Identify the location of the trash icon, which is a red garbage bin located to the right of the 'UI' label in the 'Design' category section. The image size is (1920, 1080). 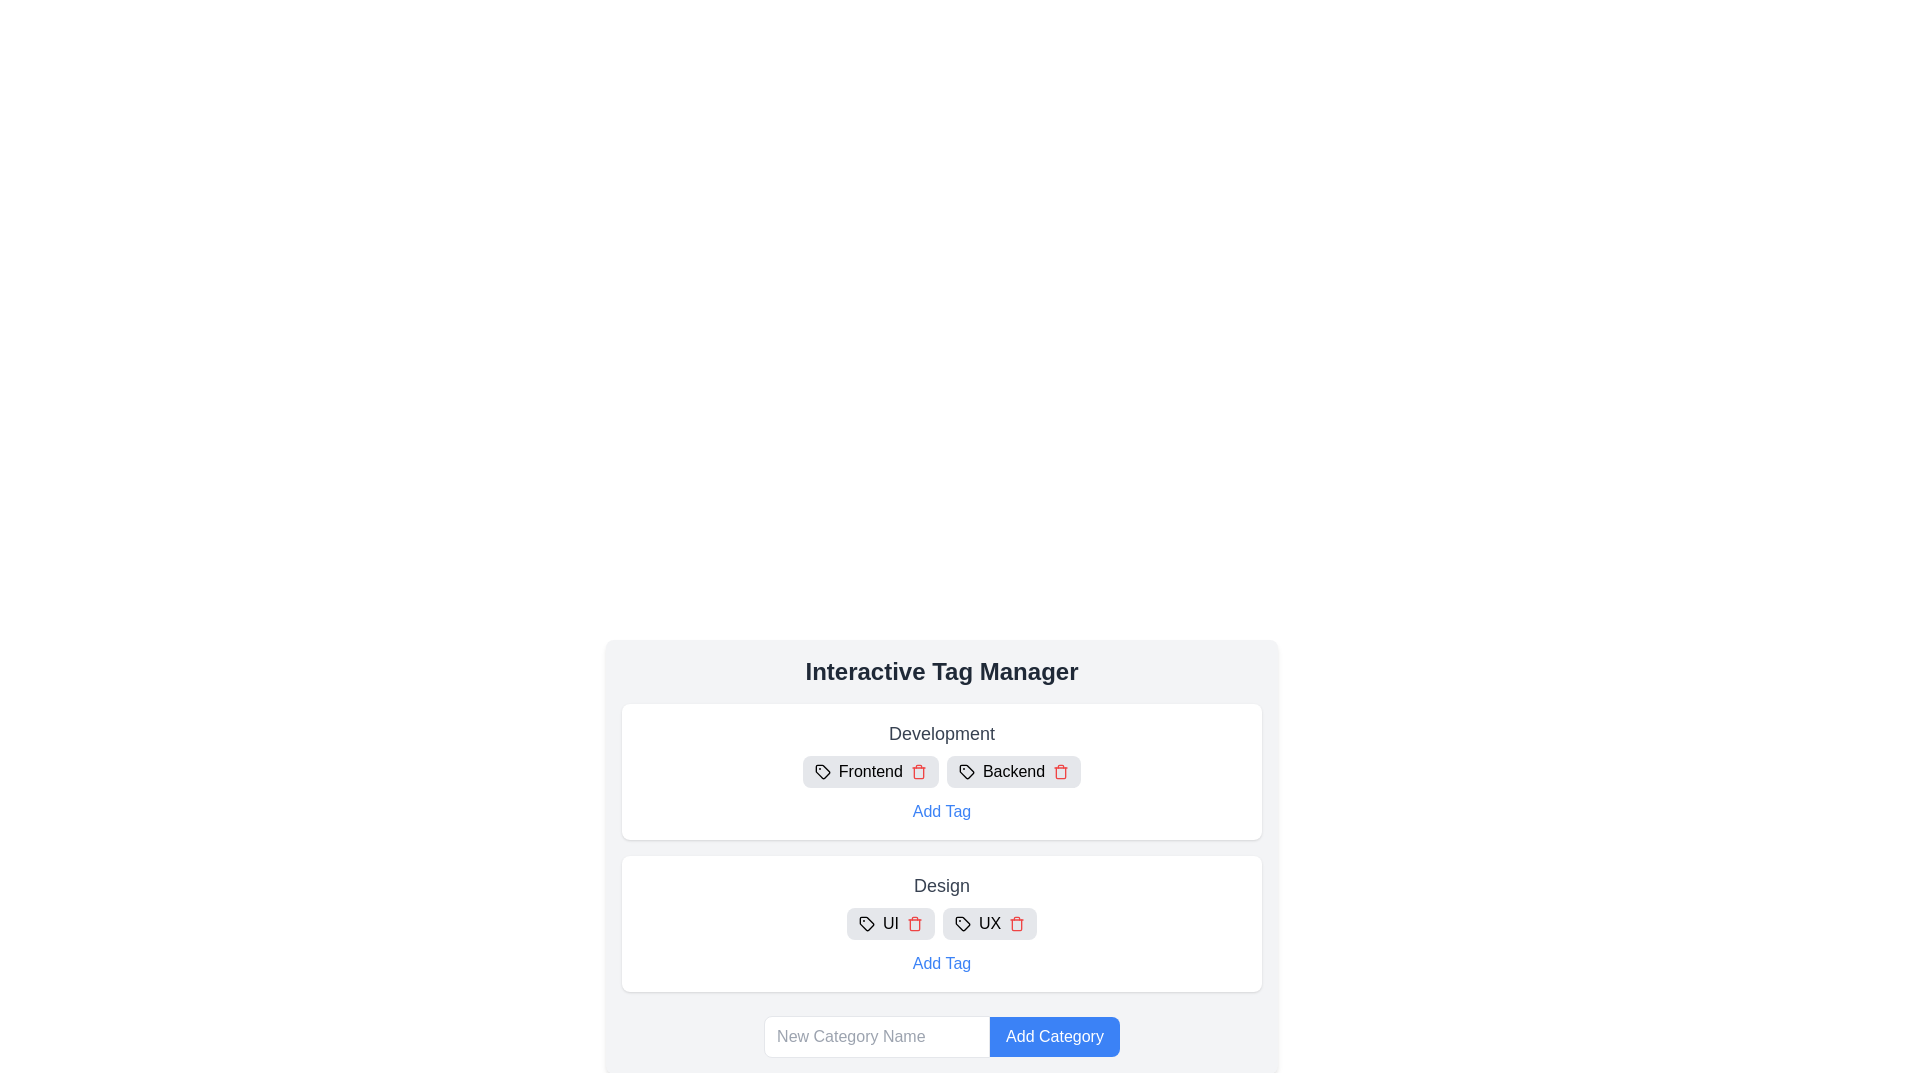
(913, 924).